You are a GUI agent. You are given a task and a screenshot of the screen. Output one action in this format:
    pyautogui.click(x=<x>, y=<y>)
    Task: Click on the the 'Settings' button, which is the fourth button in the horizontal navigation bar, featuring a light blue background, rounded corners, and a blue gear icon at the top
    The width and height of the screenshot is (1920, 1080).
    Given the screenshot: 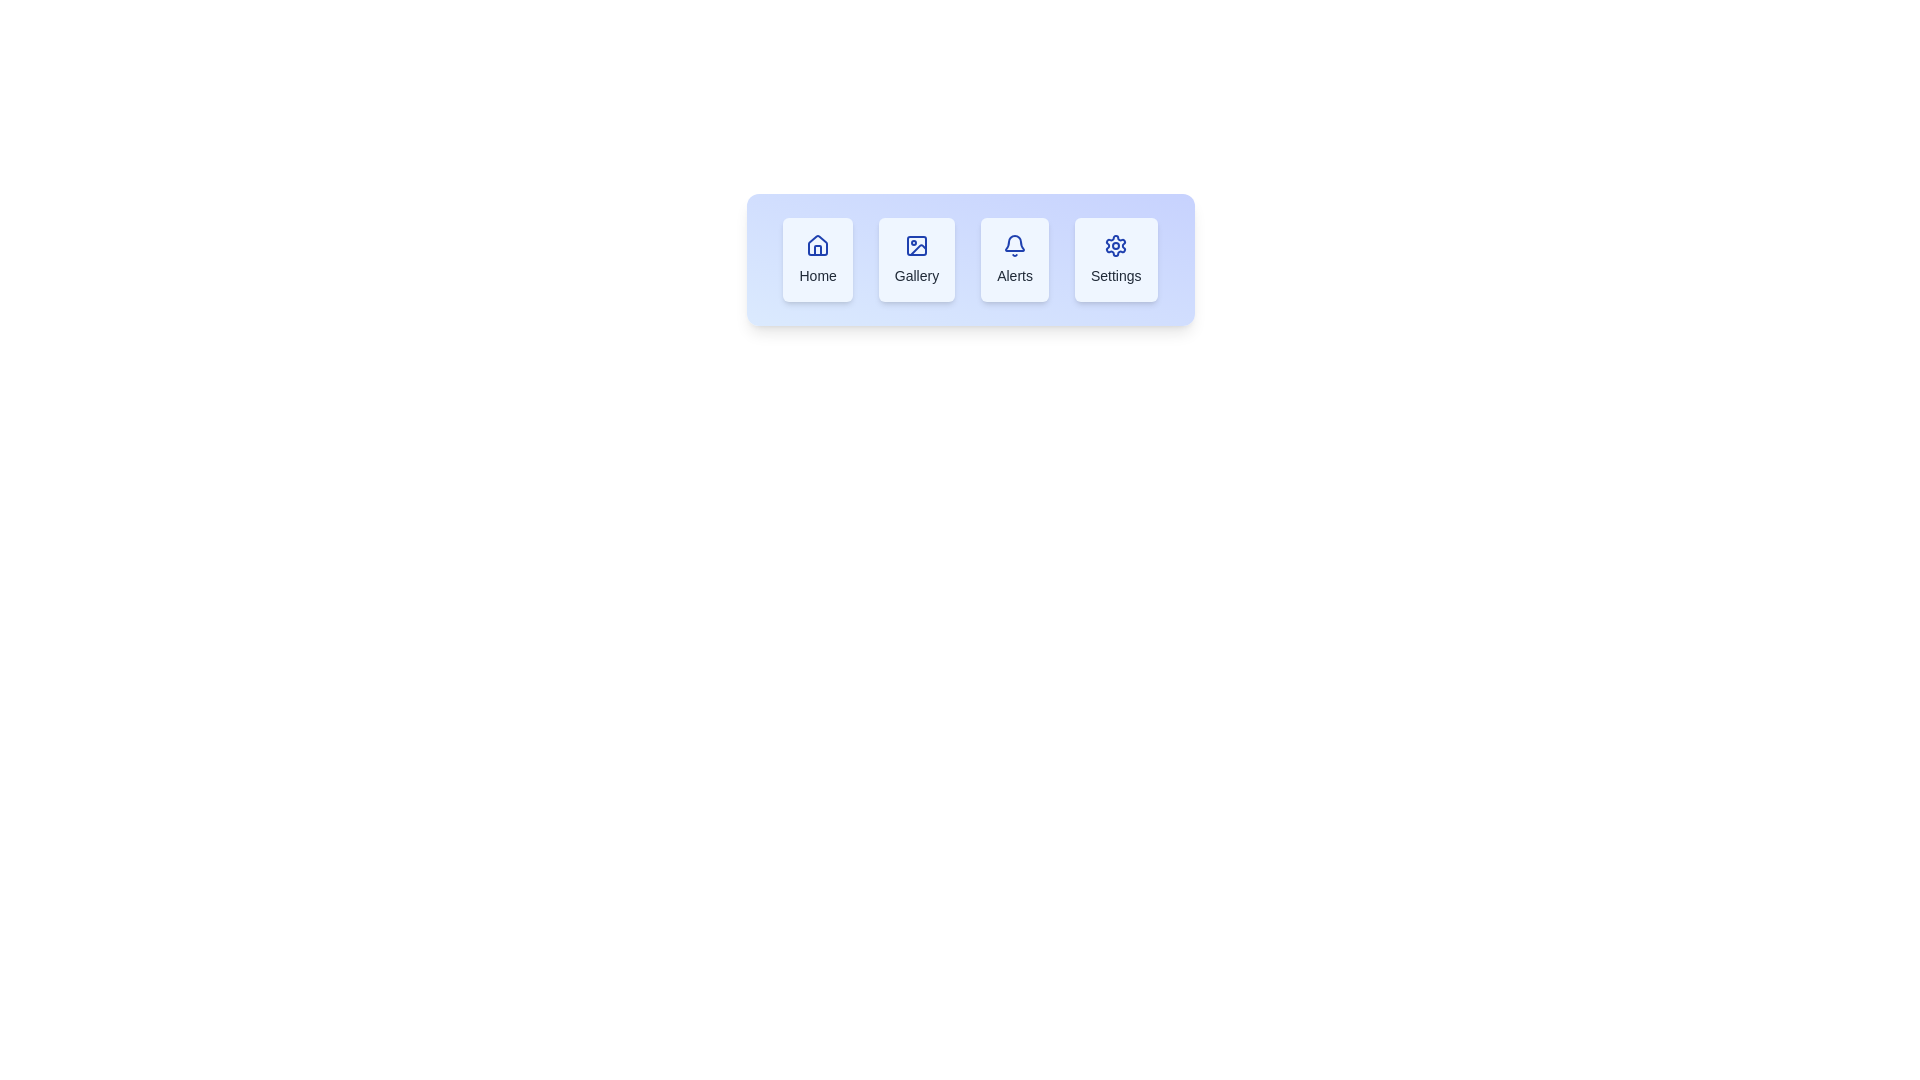 What is the action you would take?
    pyautogui.click(x=1115, y=258)
    